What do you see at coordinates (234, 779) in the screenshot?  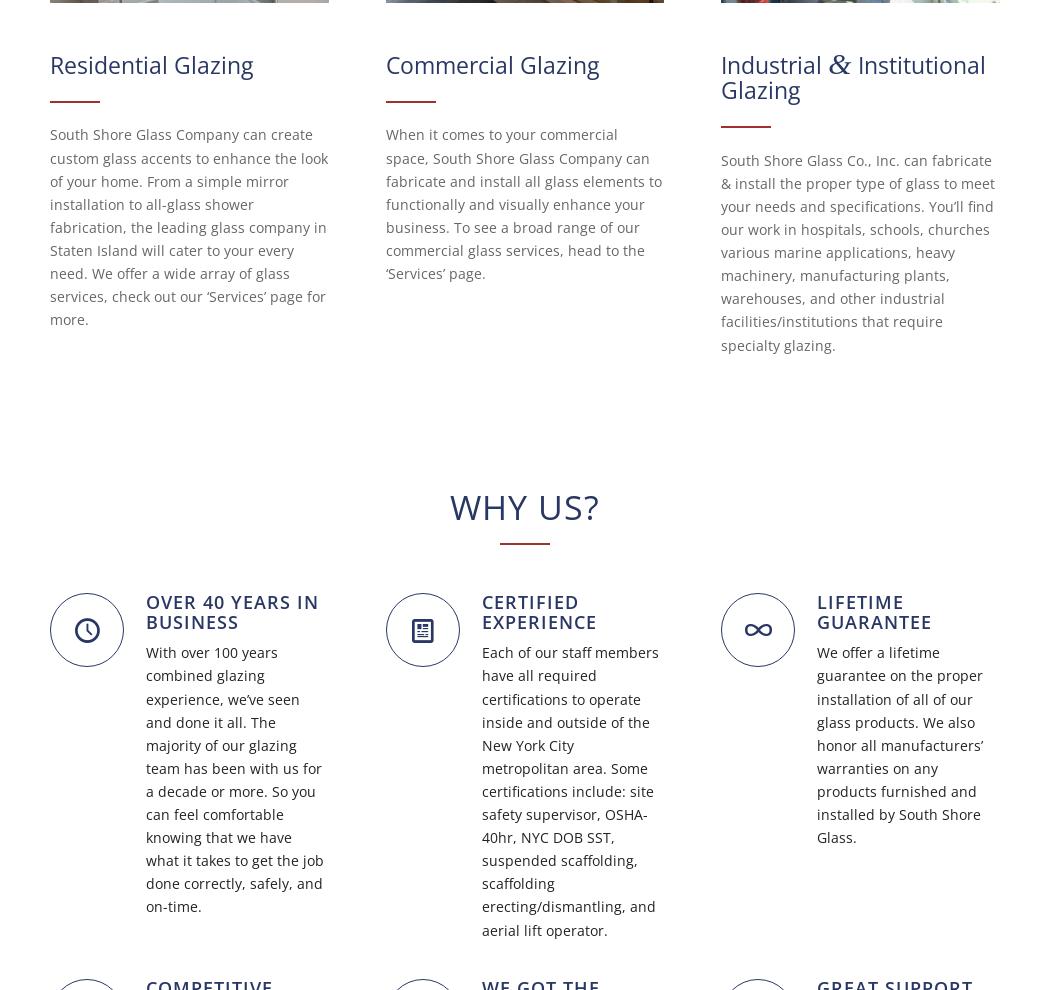 I see `'With over 100 years combined glazing experience, we’ve seen and done it all. The majority of our glazing team has been with us for a decade or more. So you can feel comfortable knowing that we have what it takes to get the job done correctly, safely, and on-time.'` at bounding box center [234, 779].